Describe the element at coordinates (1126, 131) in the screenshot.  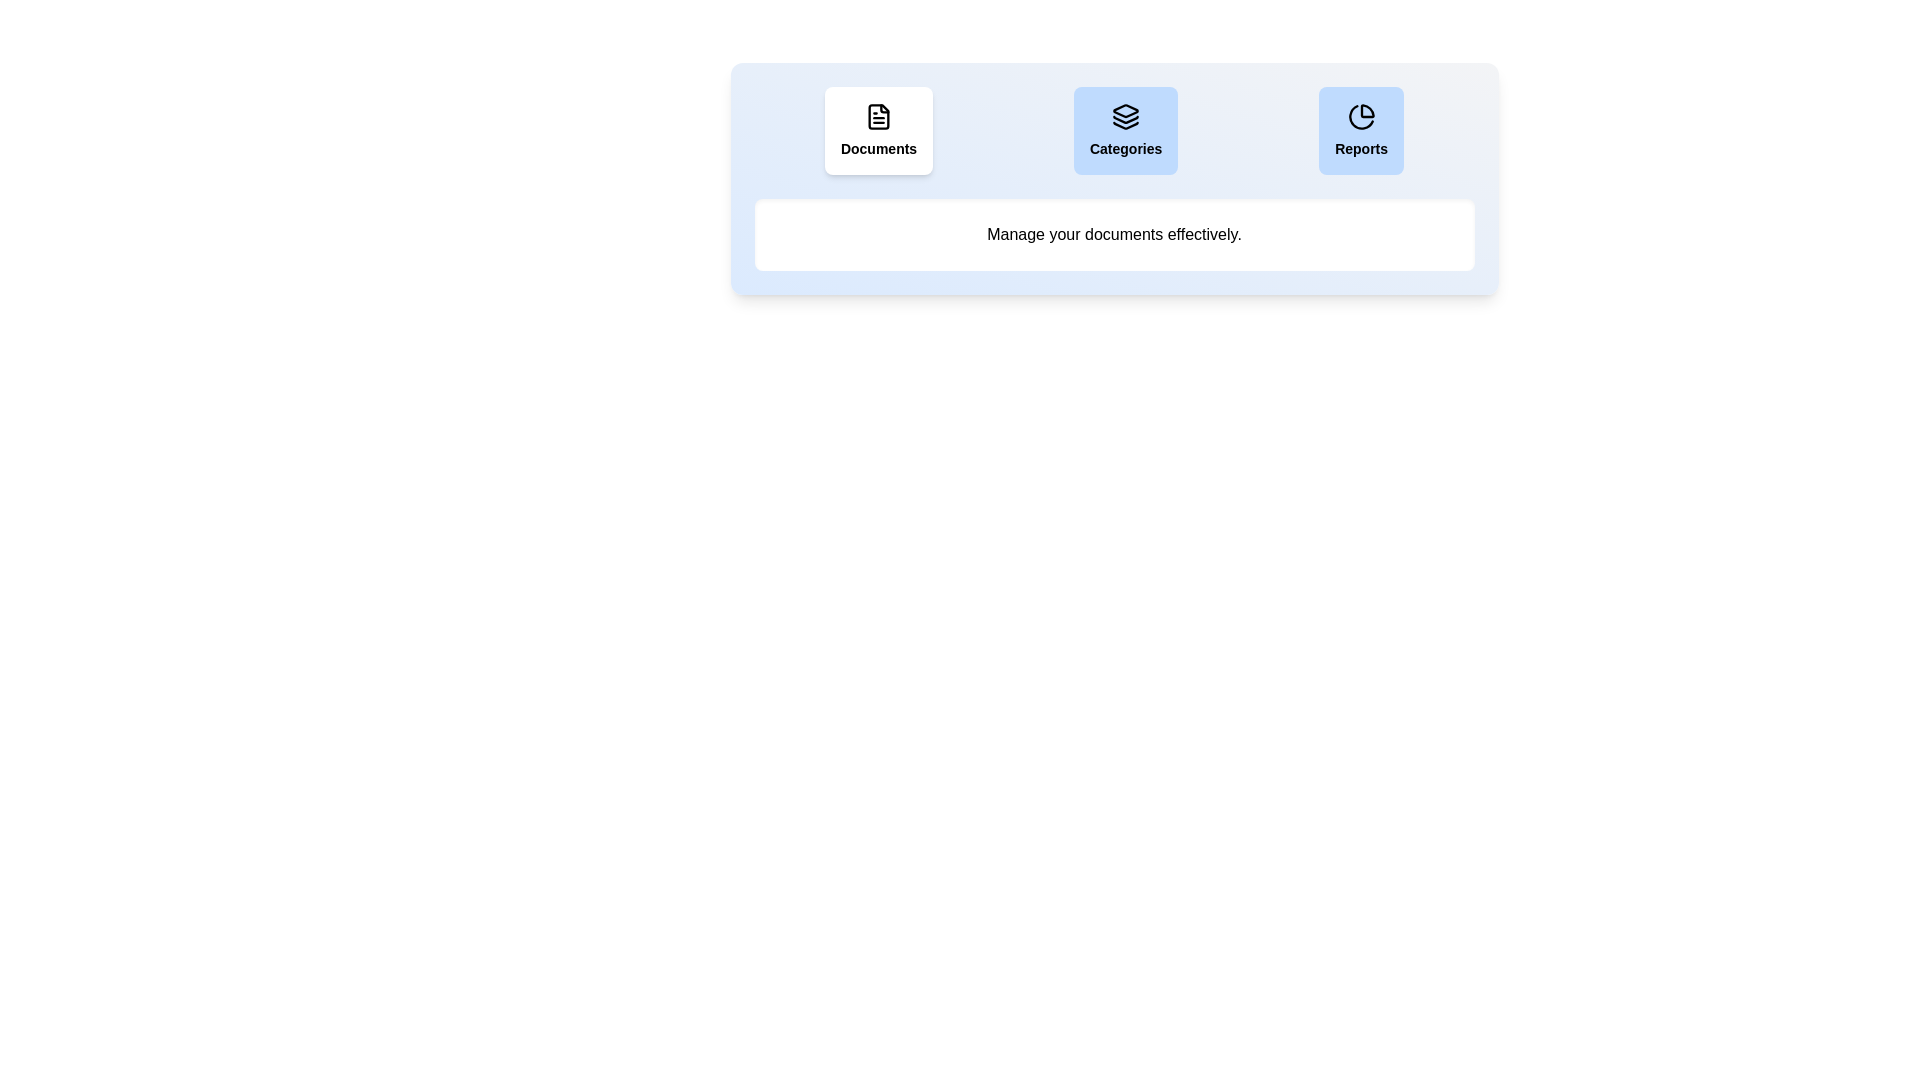
I see `the Categories tab to observe visual feedback` at that location.